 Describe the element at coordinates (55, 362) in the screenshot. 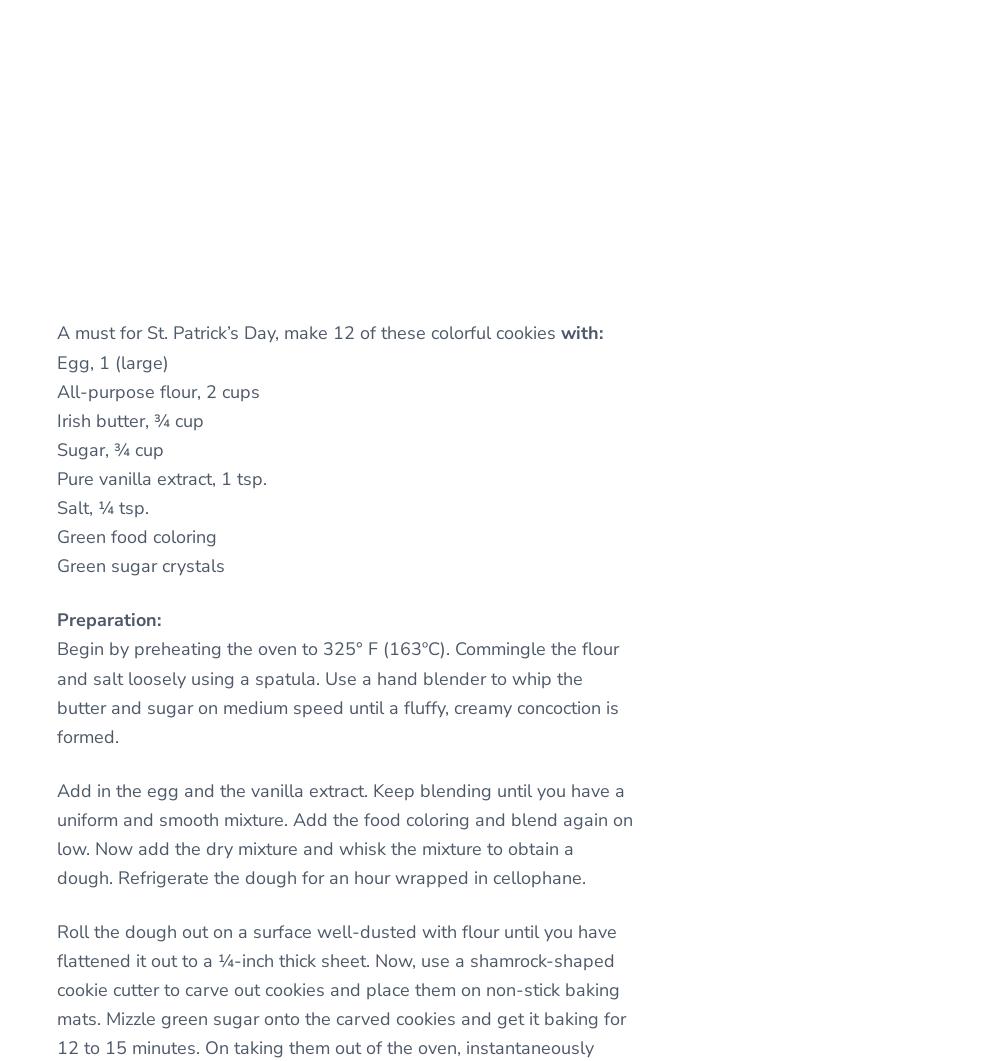

I see `'Egg, 1 (large)'` at that location.